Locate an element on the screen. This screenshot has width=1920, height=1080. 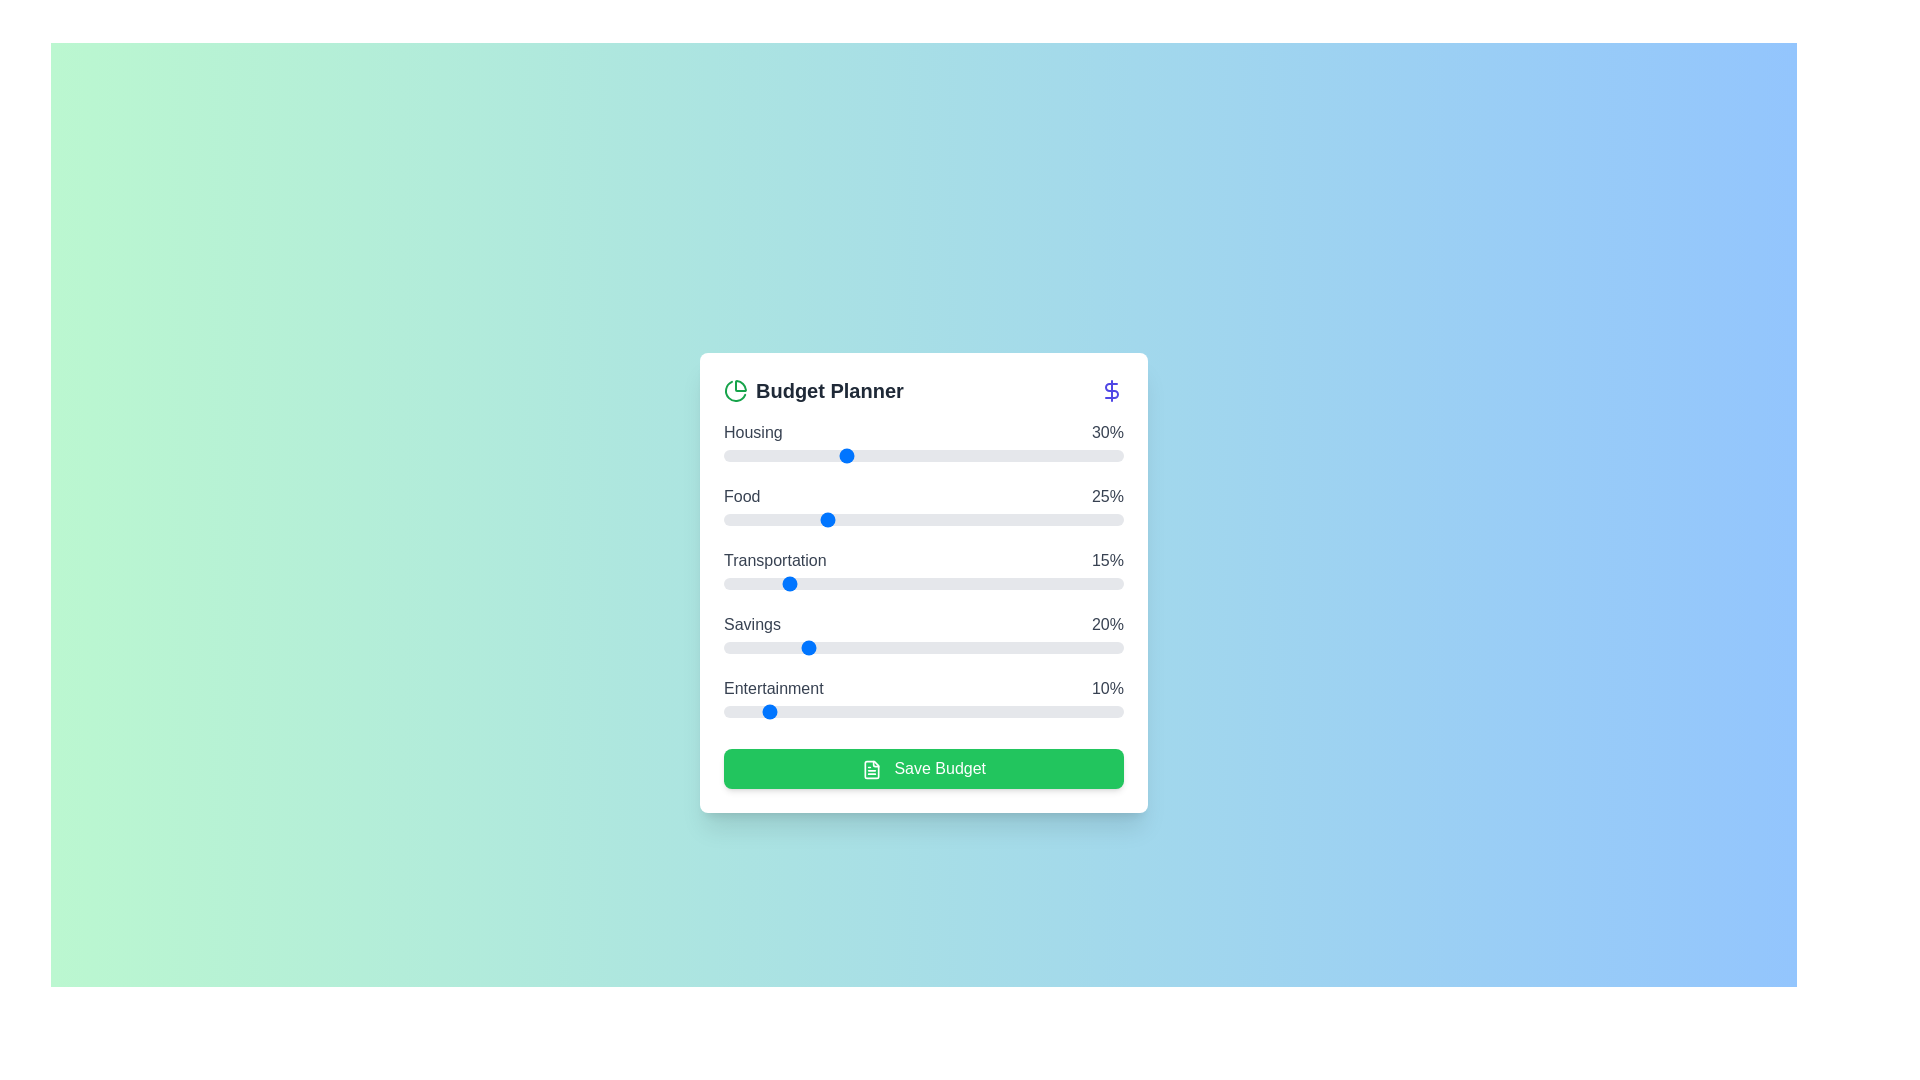
the slider for 'Entertainment' to set its percentage to 66 is located at coordinates (988, 711).